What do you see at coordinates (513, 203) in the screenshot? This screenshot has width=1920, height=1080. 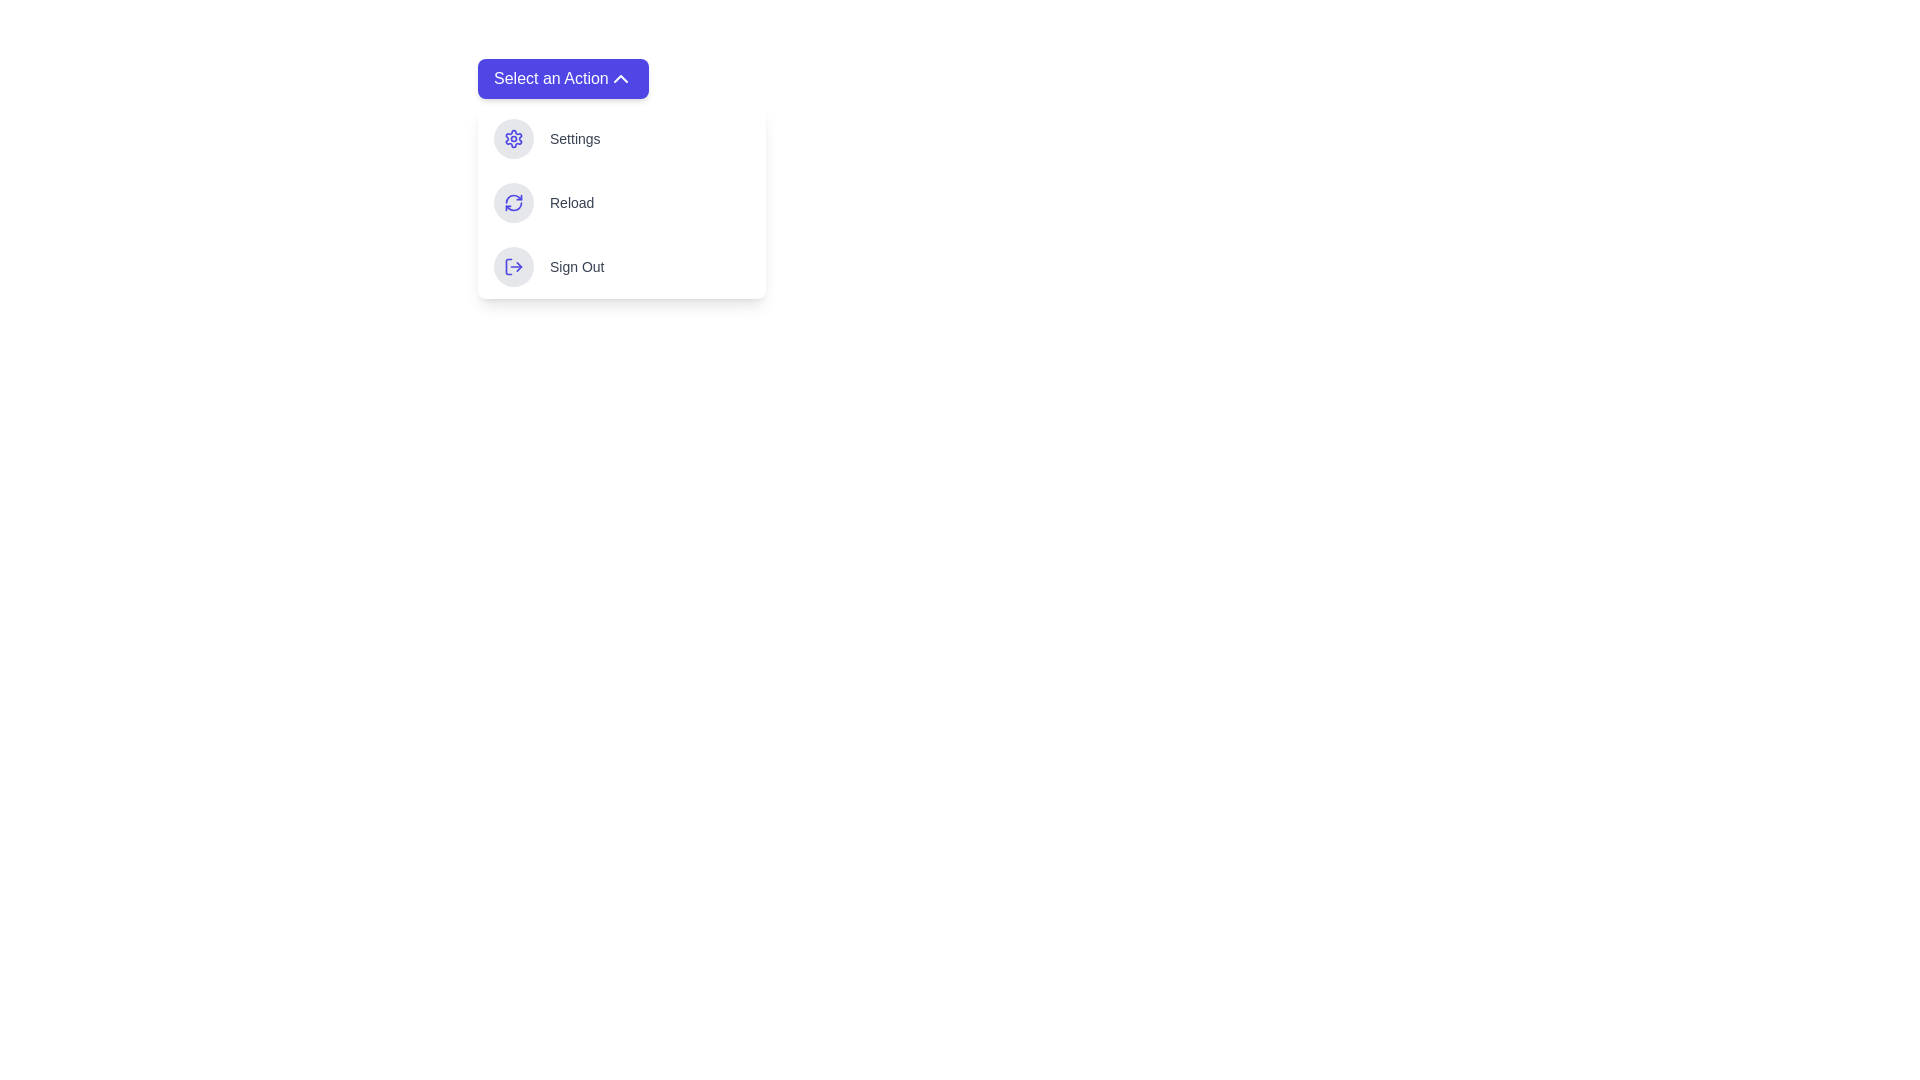 I see `the reload icon located to the left of the 'Reload' text in the dropdown menu, which is directly below the 'Settings' menu item` at bounding box center [513, 203].